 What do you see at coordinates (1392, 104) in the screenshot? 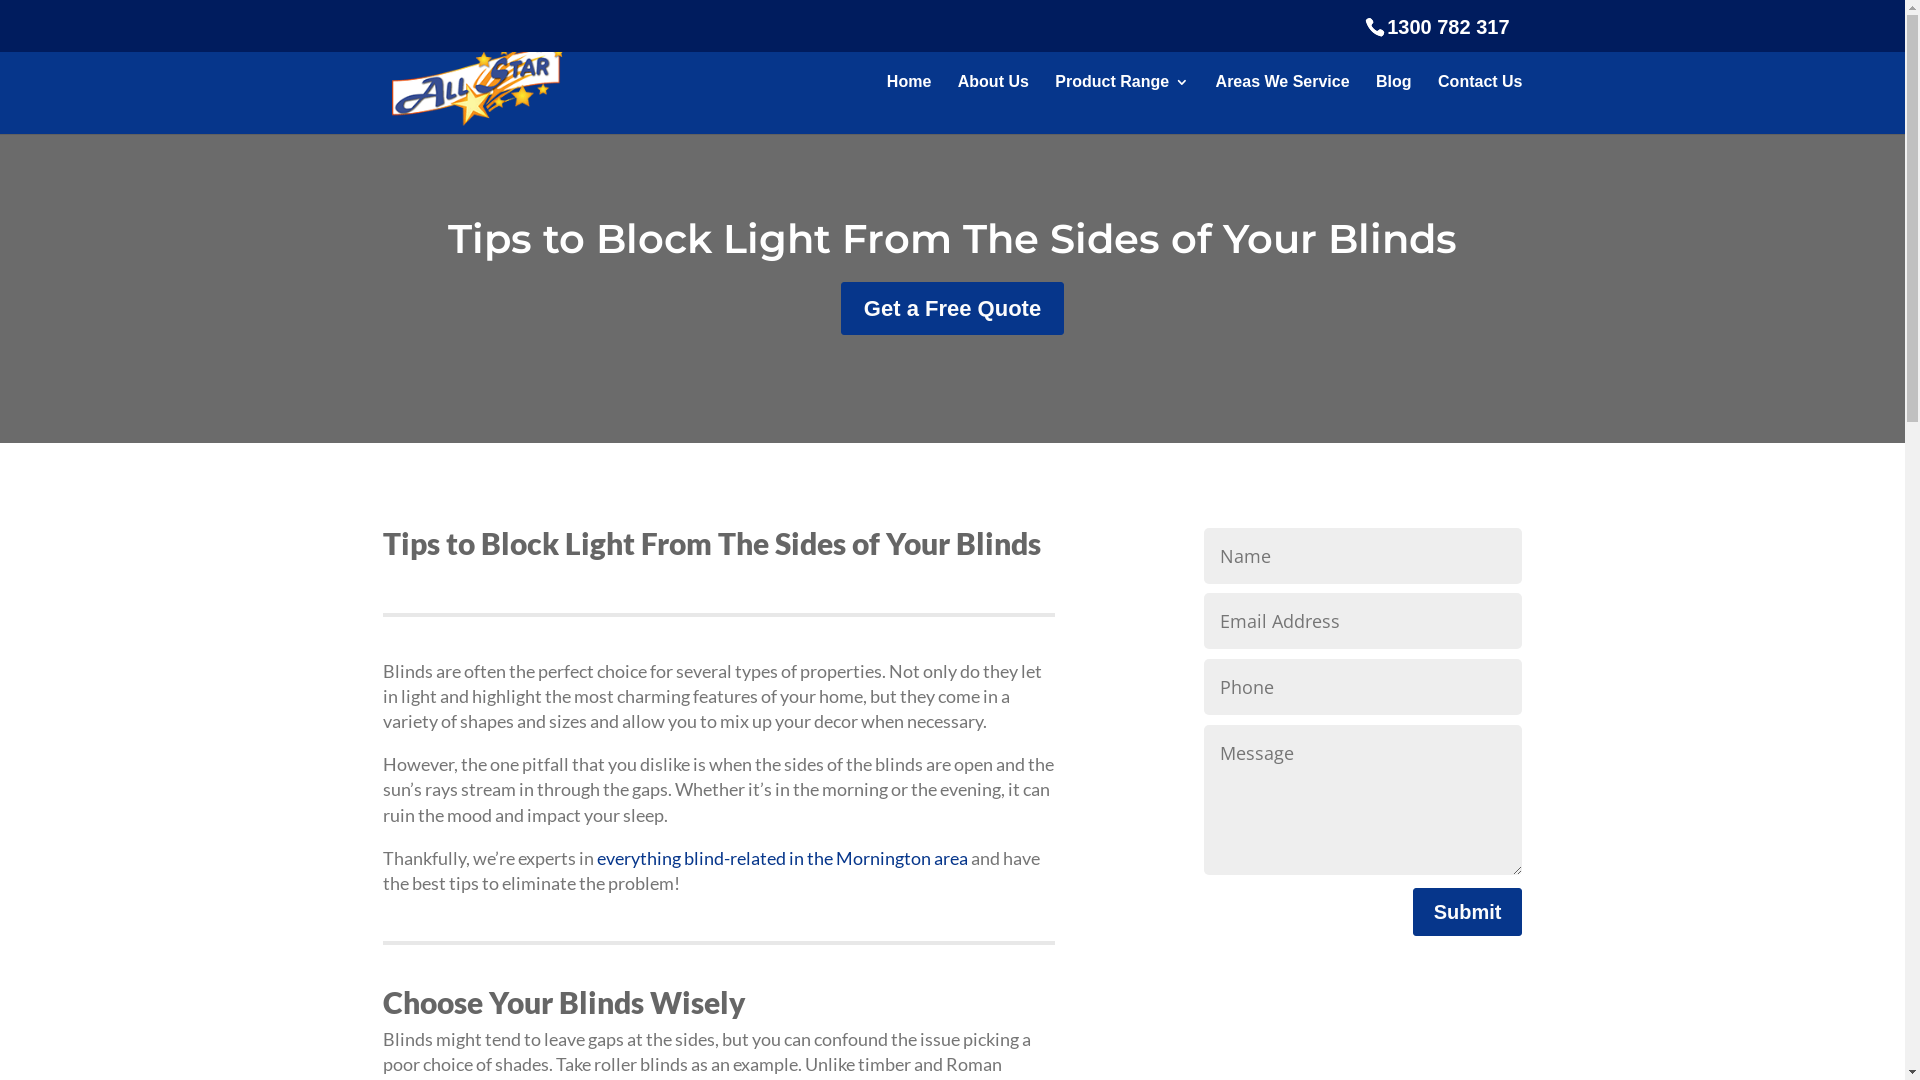
I see `'Blog'` at bounding box center [1392, 104].